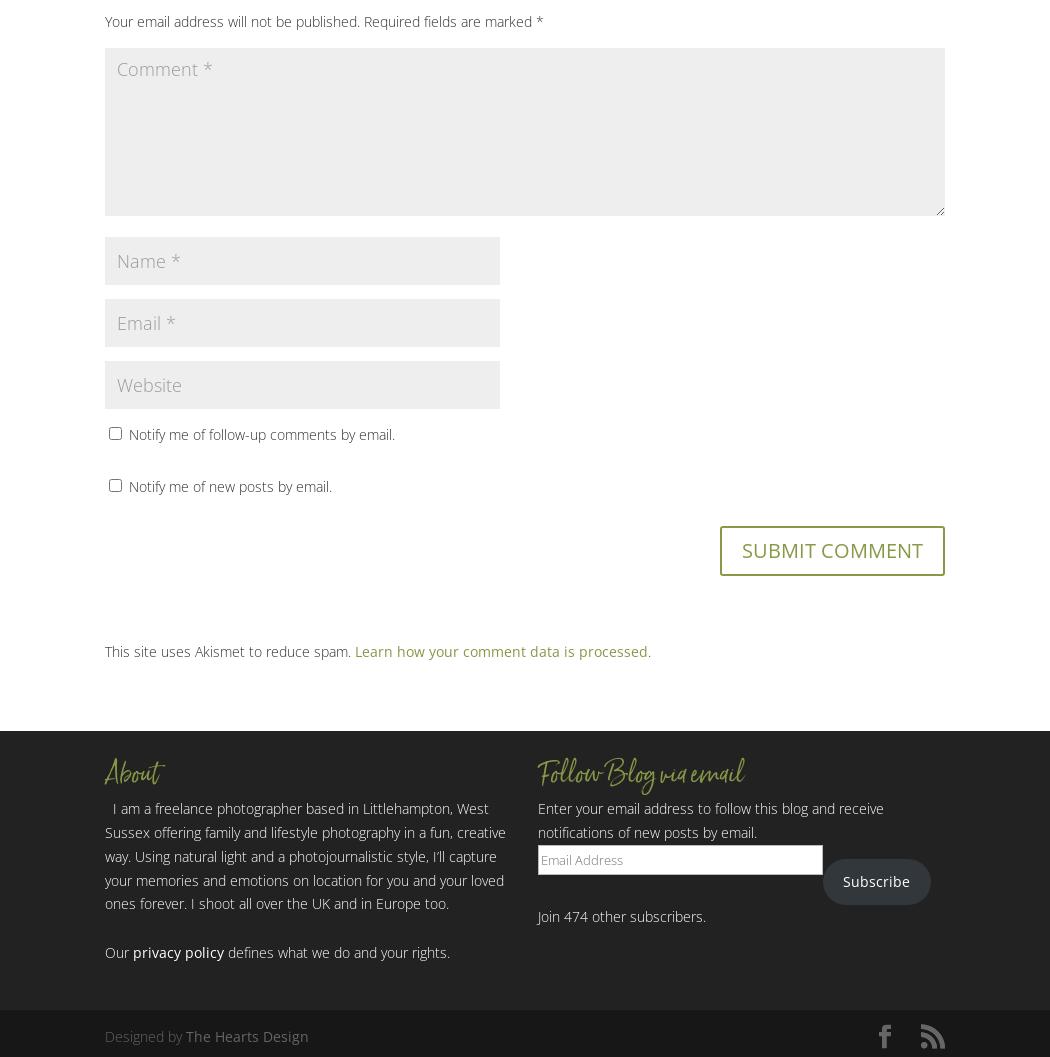 Image resolution: width=1050 pixels, height=1057 pixels. What do you see at coordinates (261, 432) in the screenshot?
I see `'Notify me of follow-up comments by email.'` at bounding box center [261, 432].